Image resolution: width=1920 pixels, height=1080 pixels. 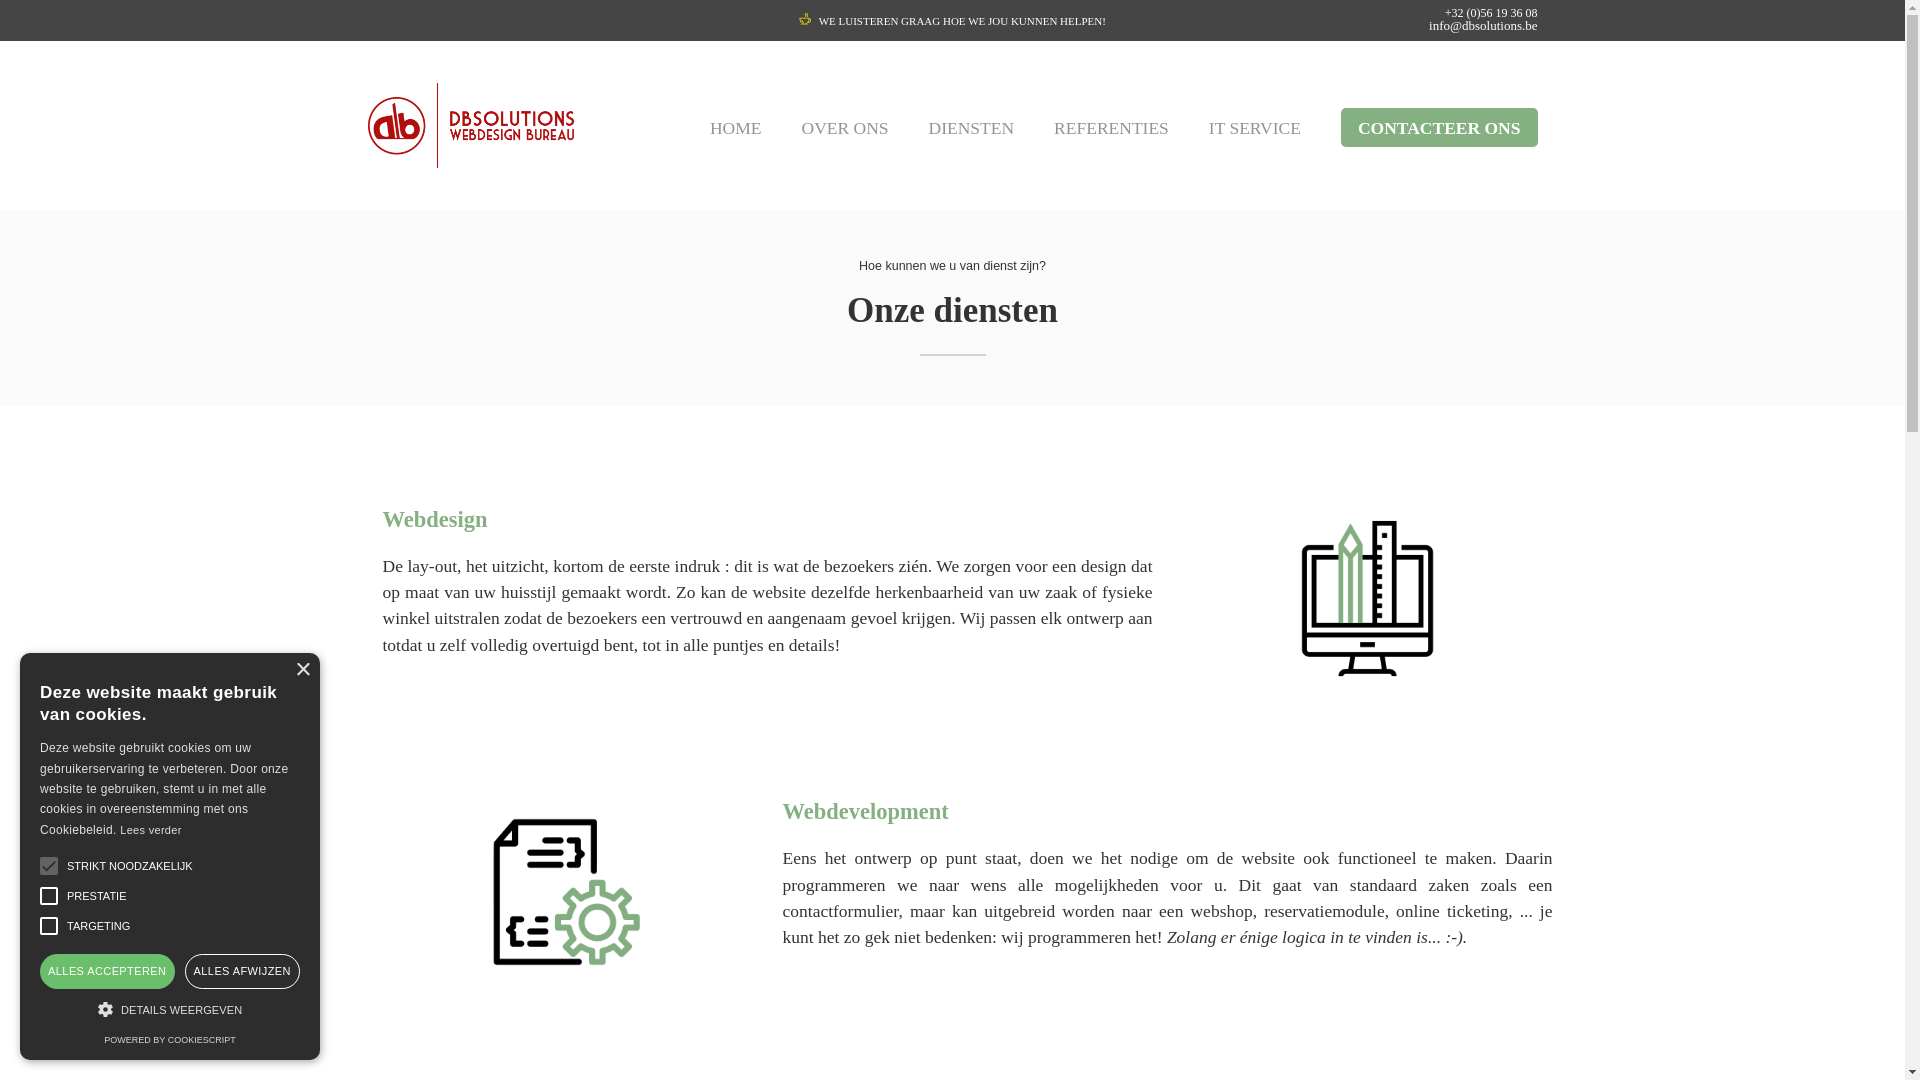 I want to click on 'POWERED BY COOKIESCRIPT', so click(x=169, y=1039).